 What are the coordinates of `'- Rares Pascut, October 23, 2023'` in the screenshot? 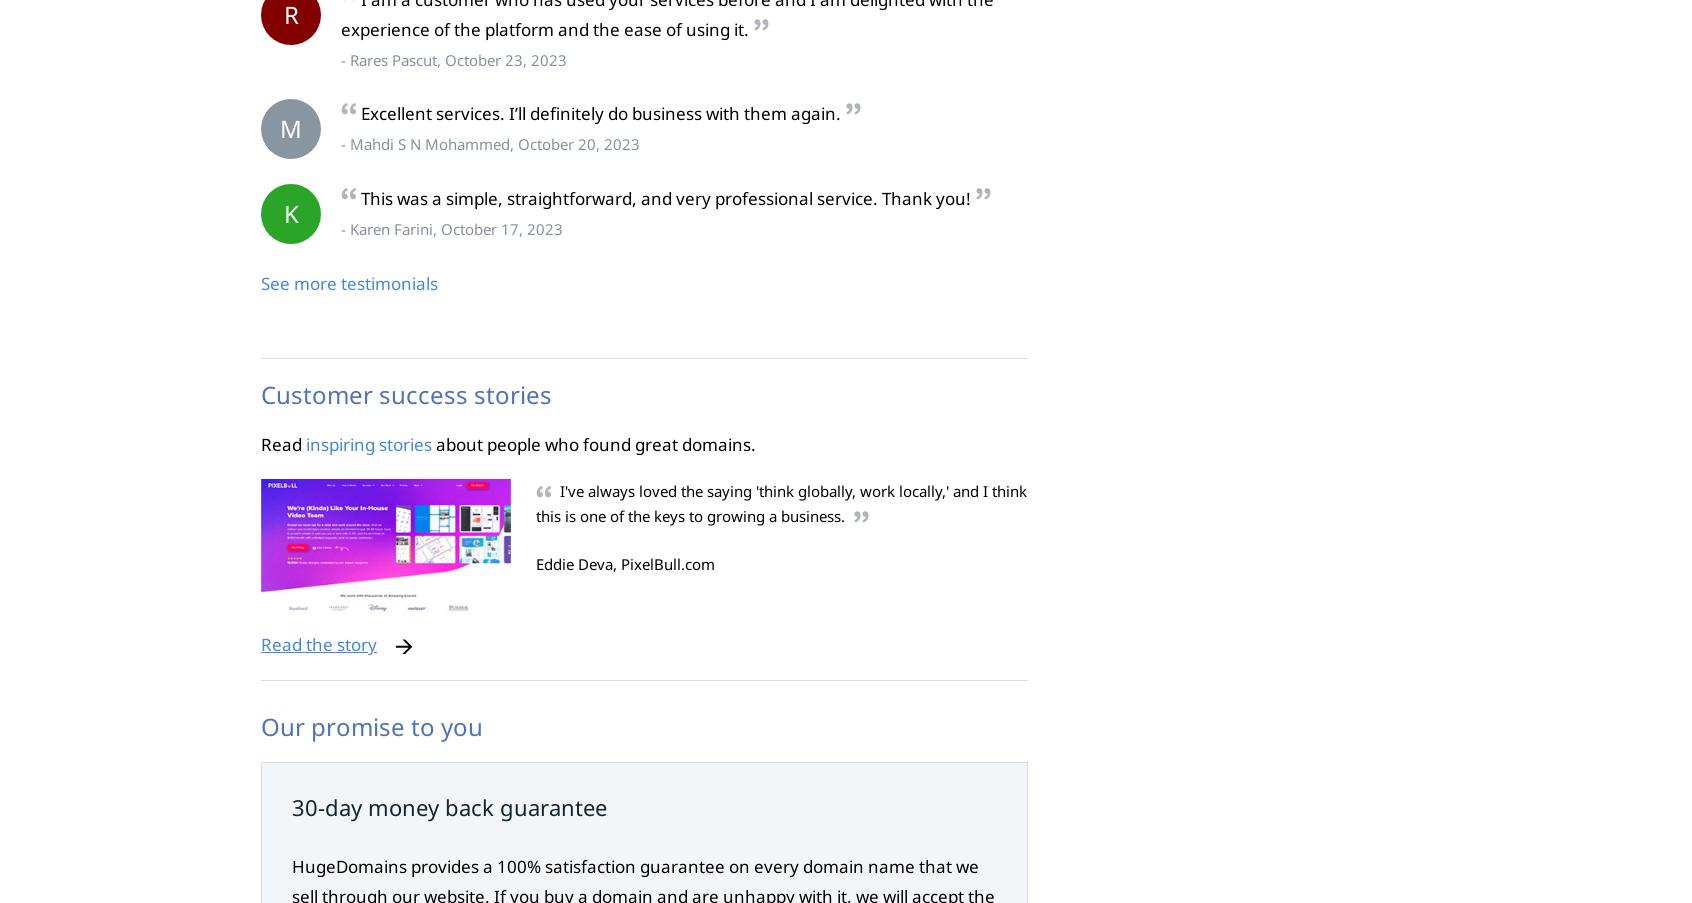 It's located at (452, 57).